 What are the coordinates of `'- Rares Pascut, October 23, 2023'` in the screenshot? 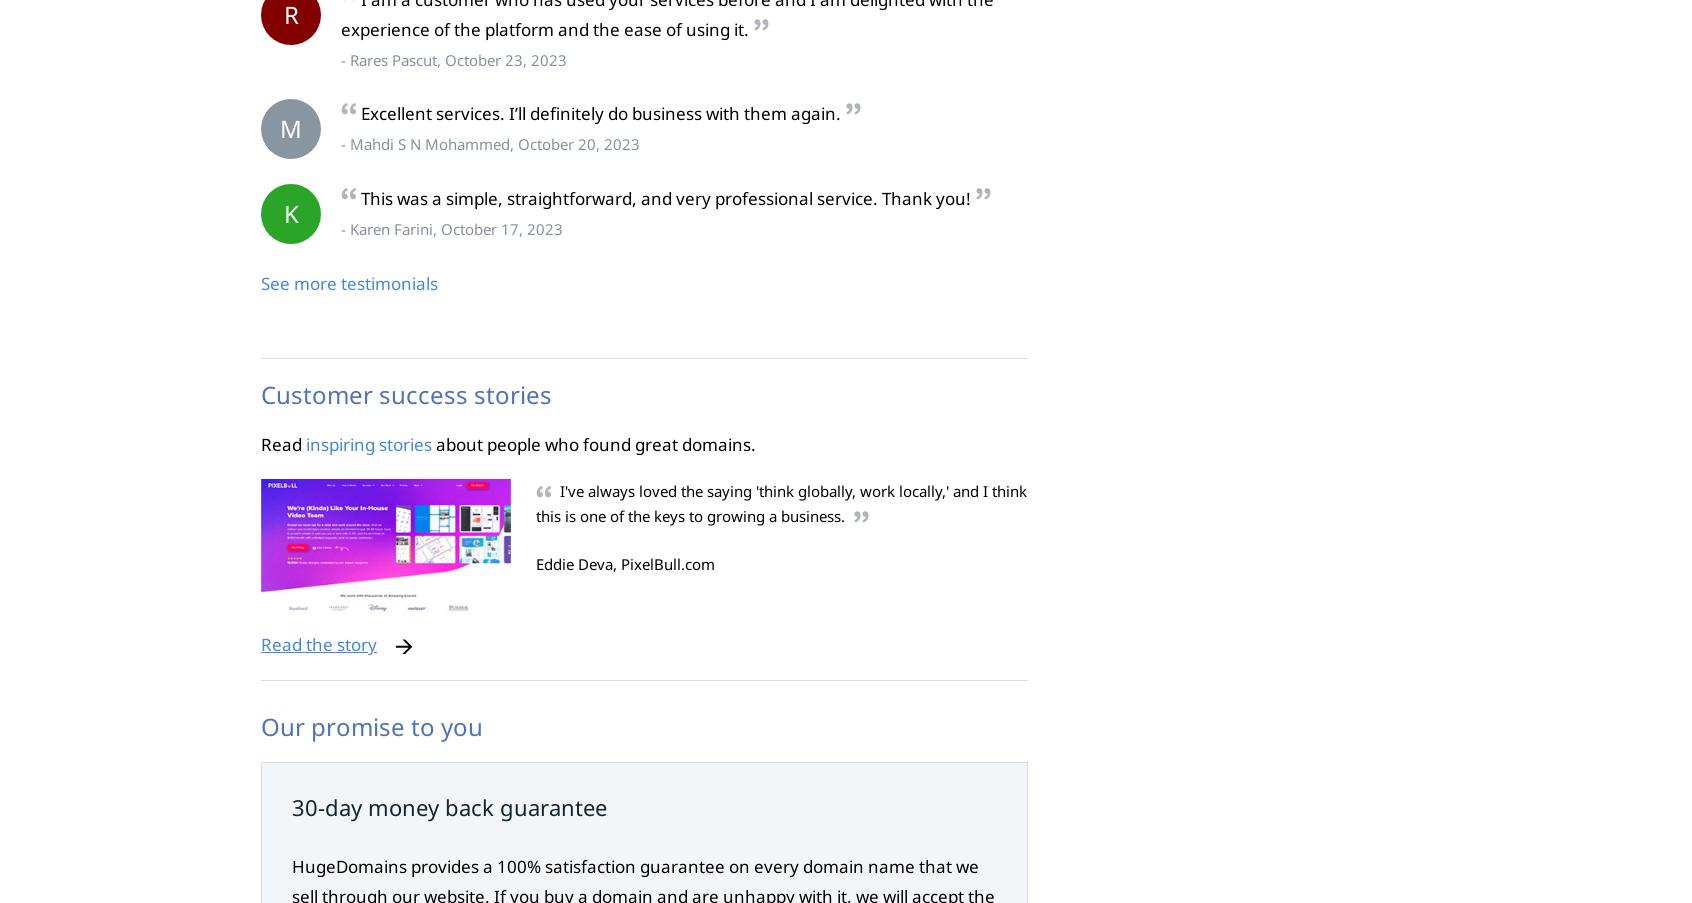 It's located at (452, 57).